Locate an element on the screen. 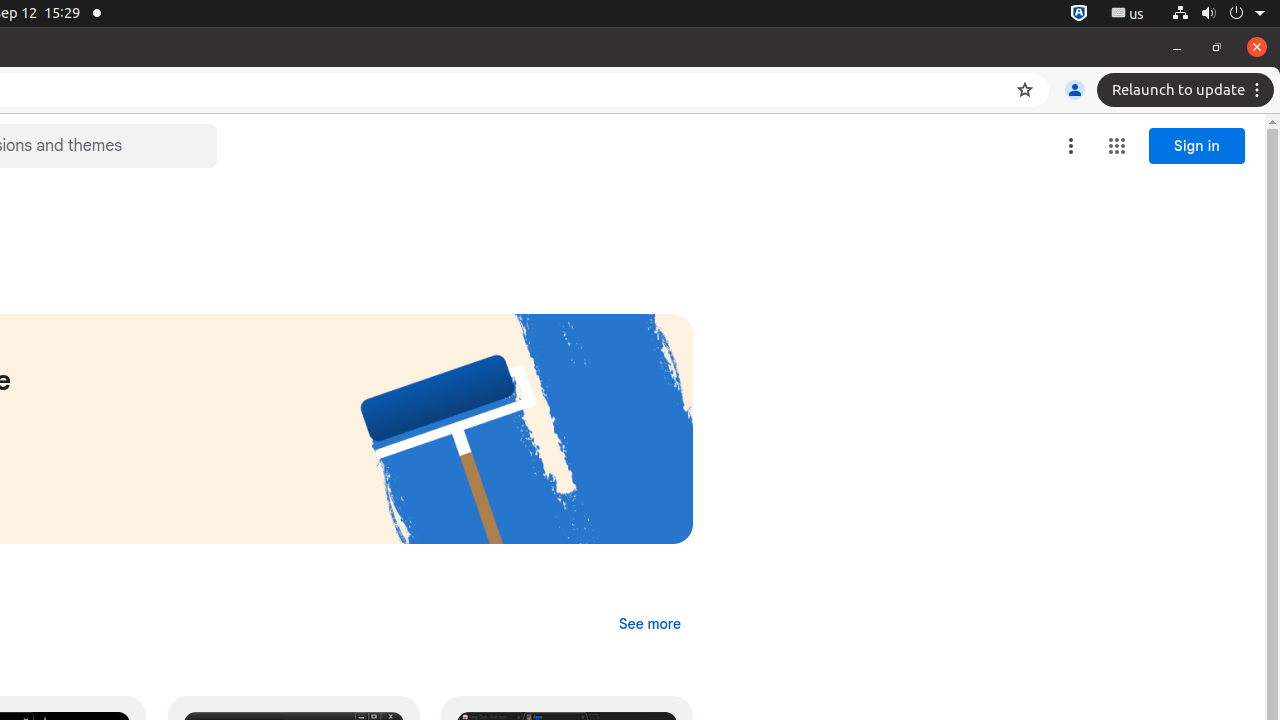 The width and height of the screenshot is (1280, 720). 'See more of the "Dark & black themes" collection' is located at coordinates (649, 623).